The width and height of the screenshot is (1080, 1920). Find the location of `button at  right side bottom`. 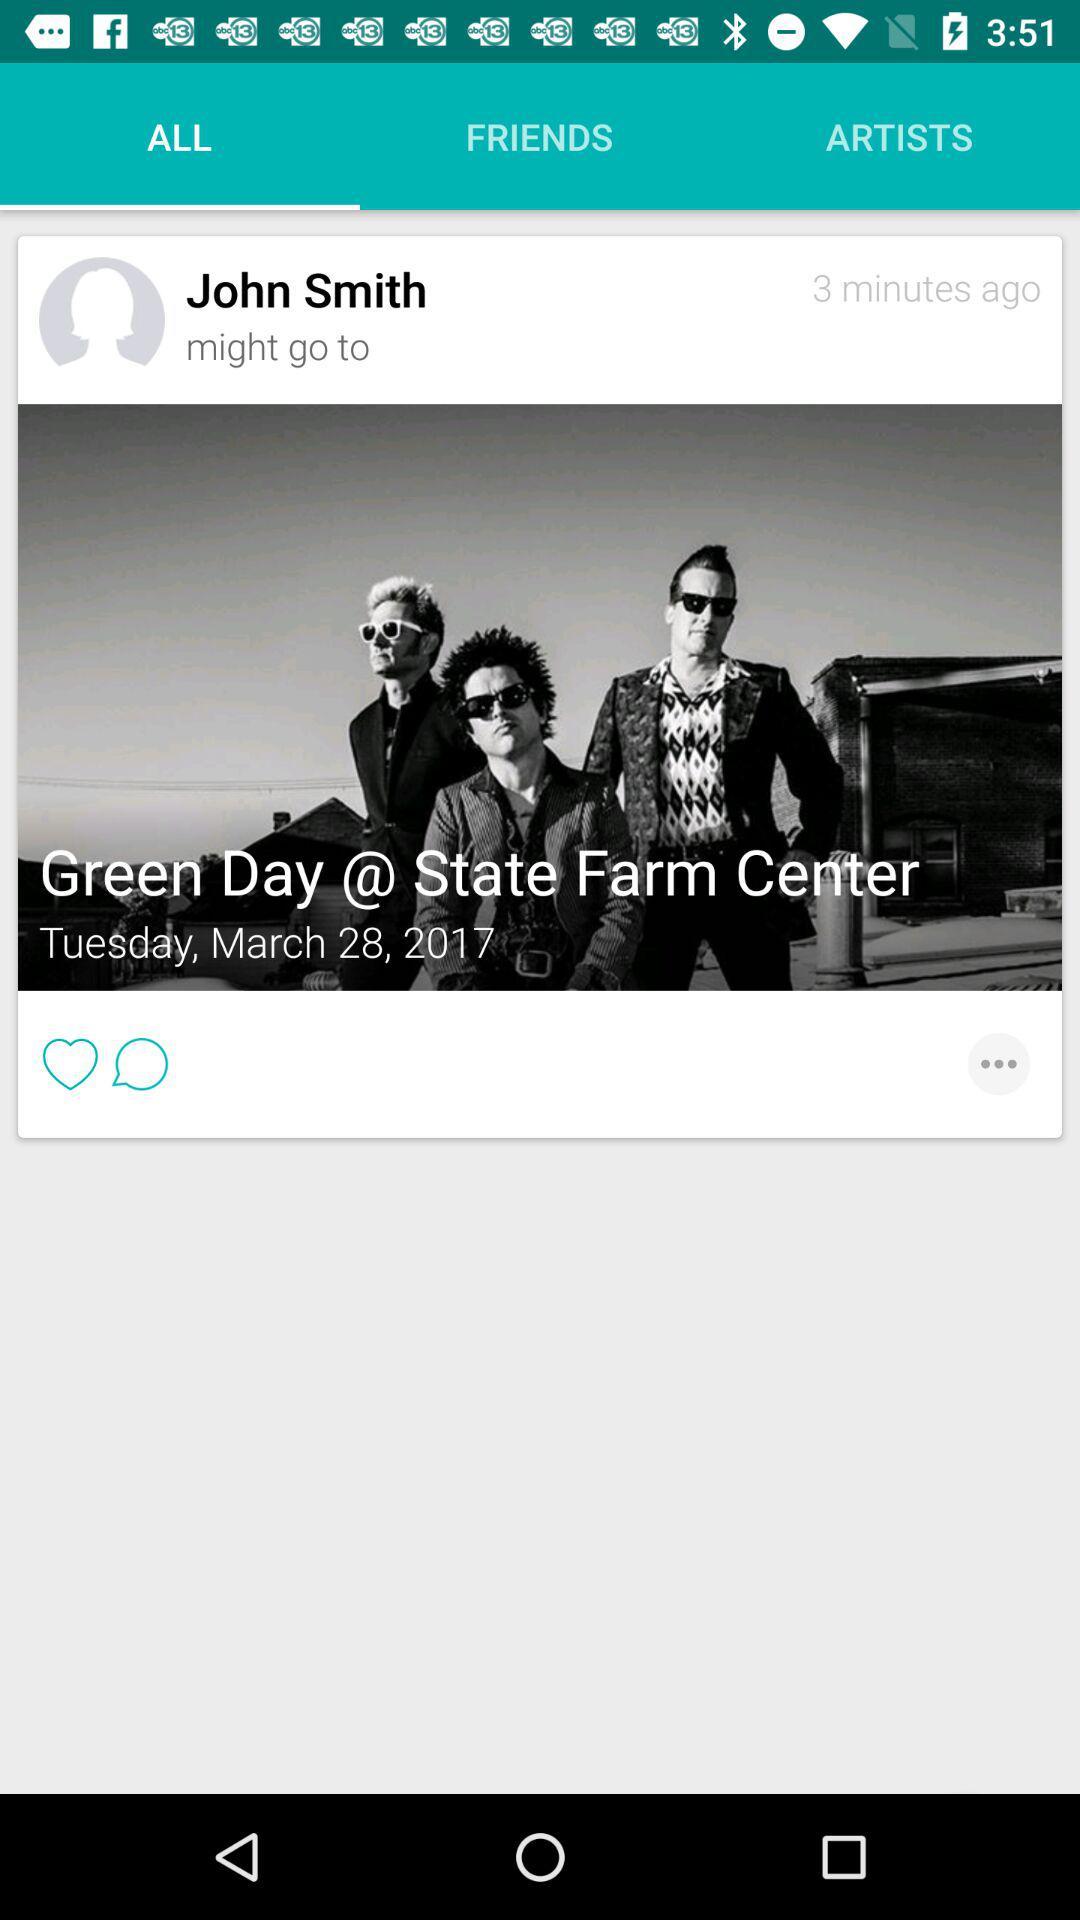

button at  right side bottom is located at coordinates (987, 1063).